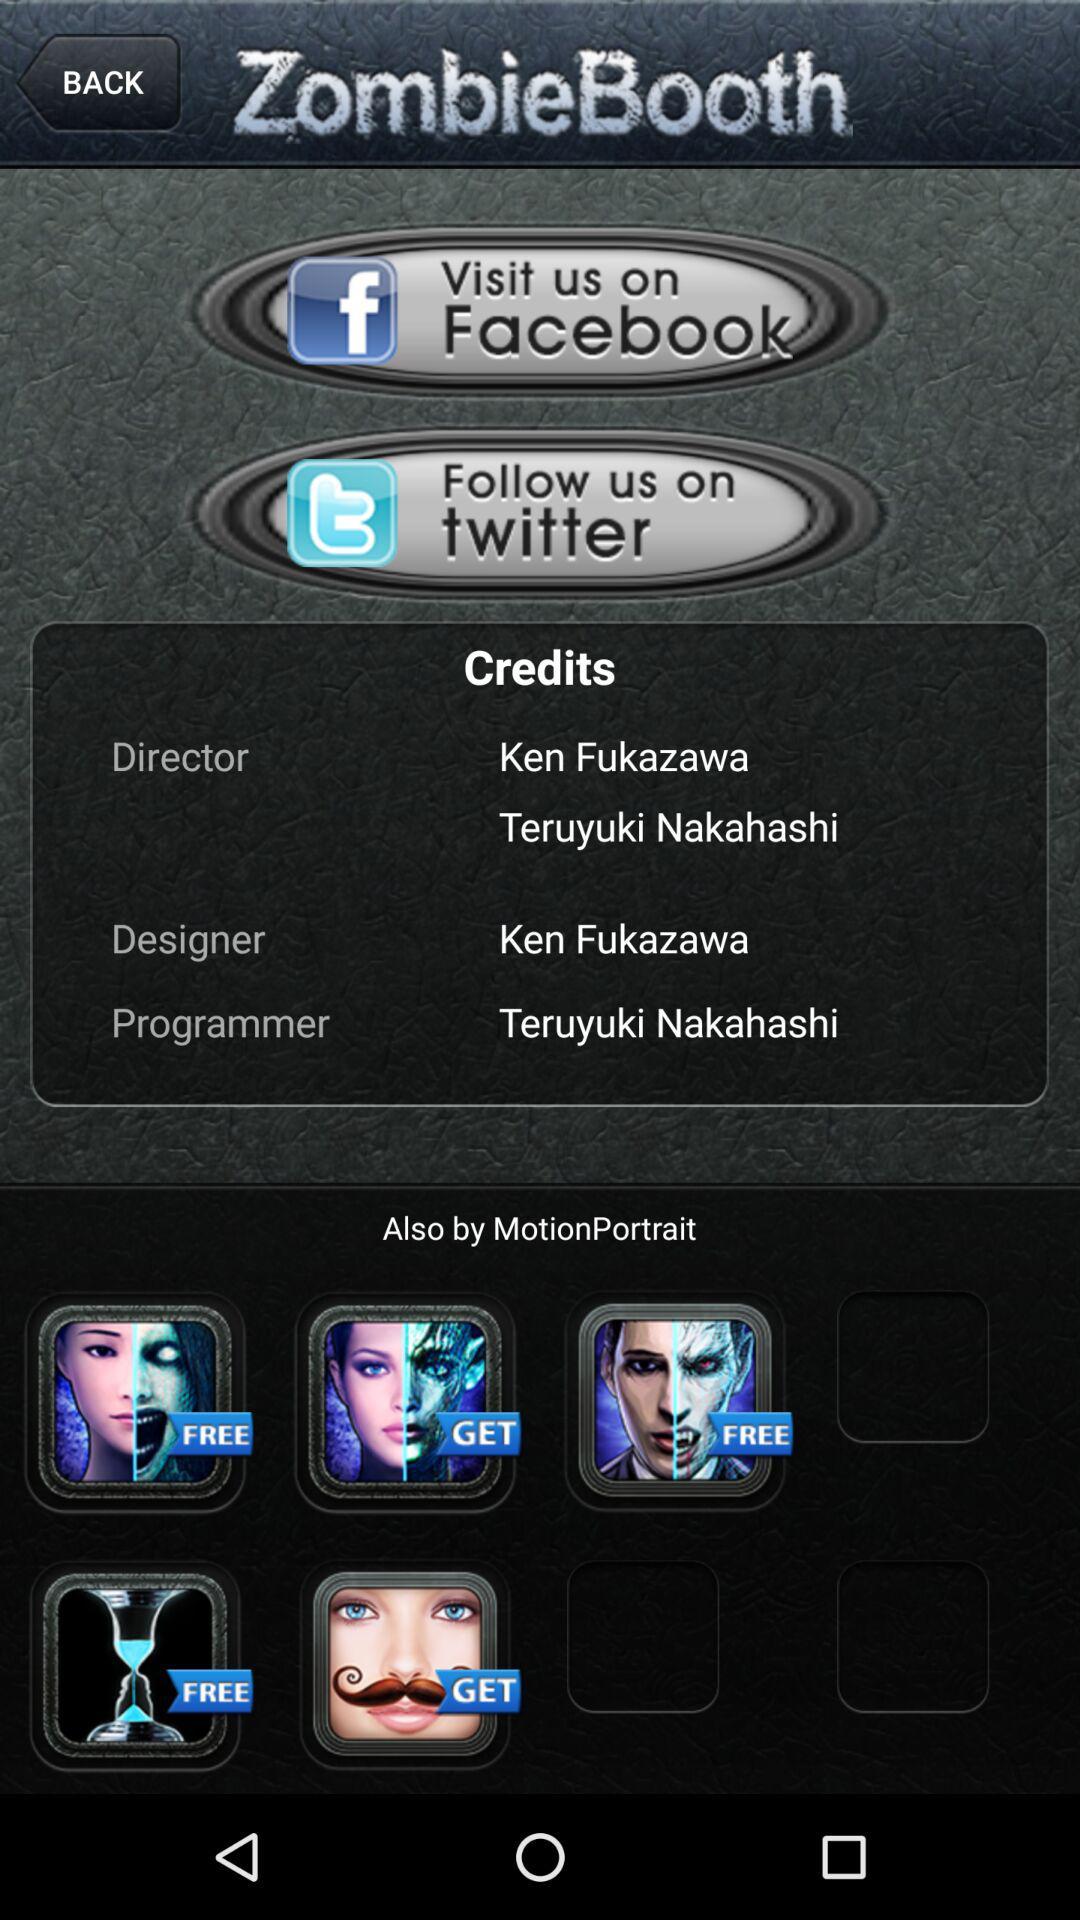 Image resolution: width=1080 pixels, height=1920 pixels. I want to click on visit the facebook page, so click(540, 309).